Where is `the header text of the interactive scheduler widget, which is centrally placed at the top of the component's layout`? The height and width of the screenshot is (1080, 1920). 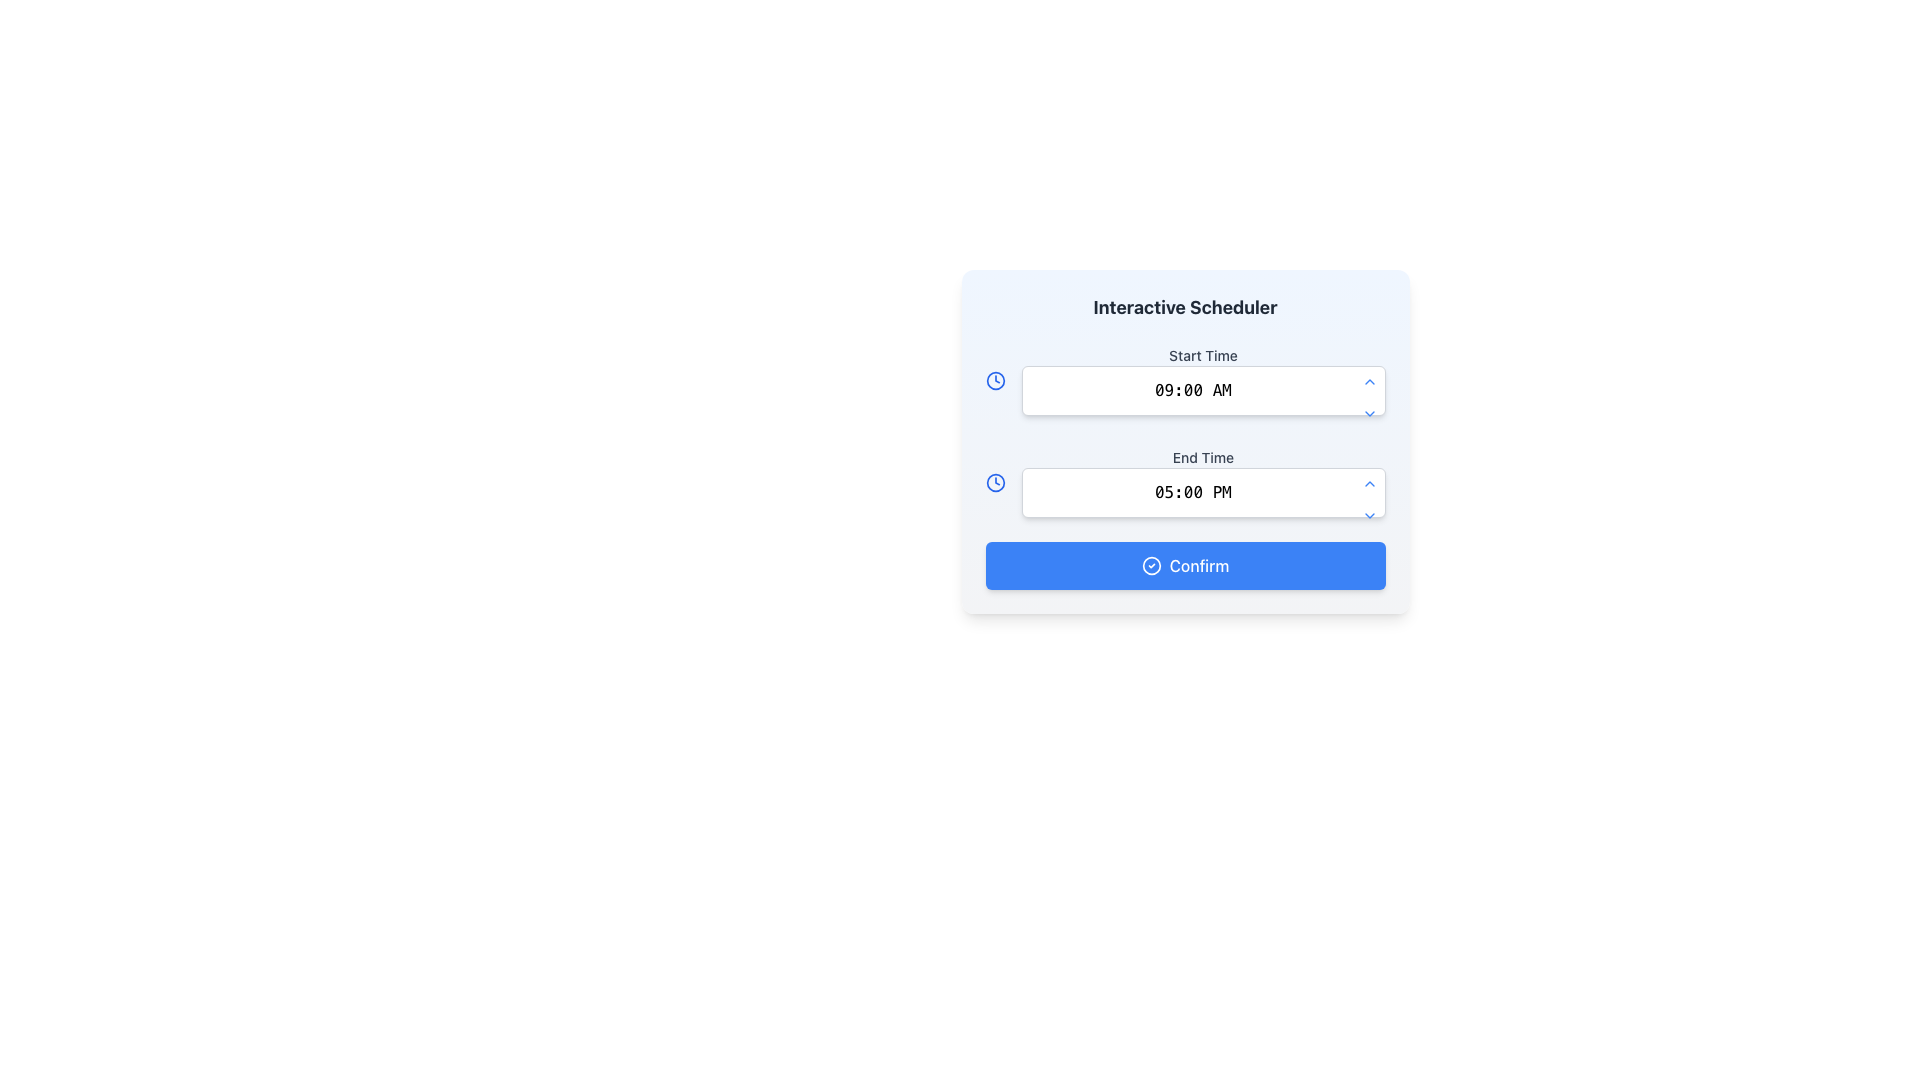
the header text of the interactive scheduler widget, which is centrally placed at the top of the component's layout is located at coordinates (1185, 308).